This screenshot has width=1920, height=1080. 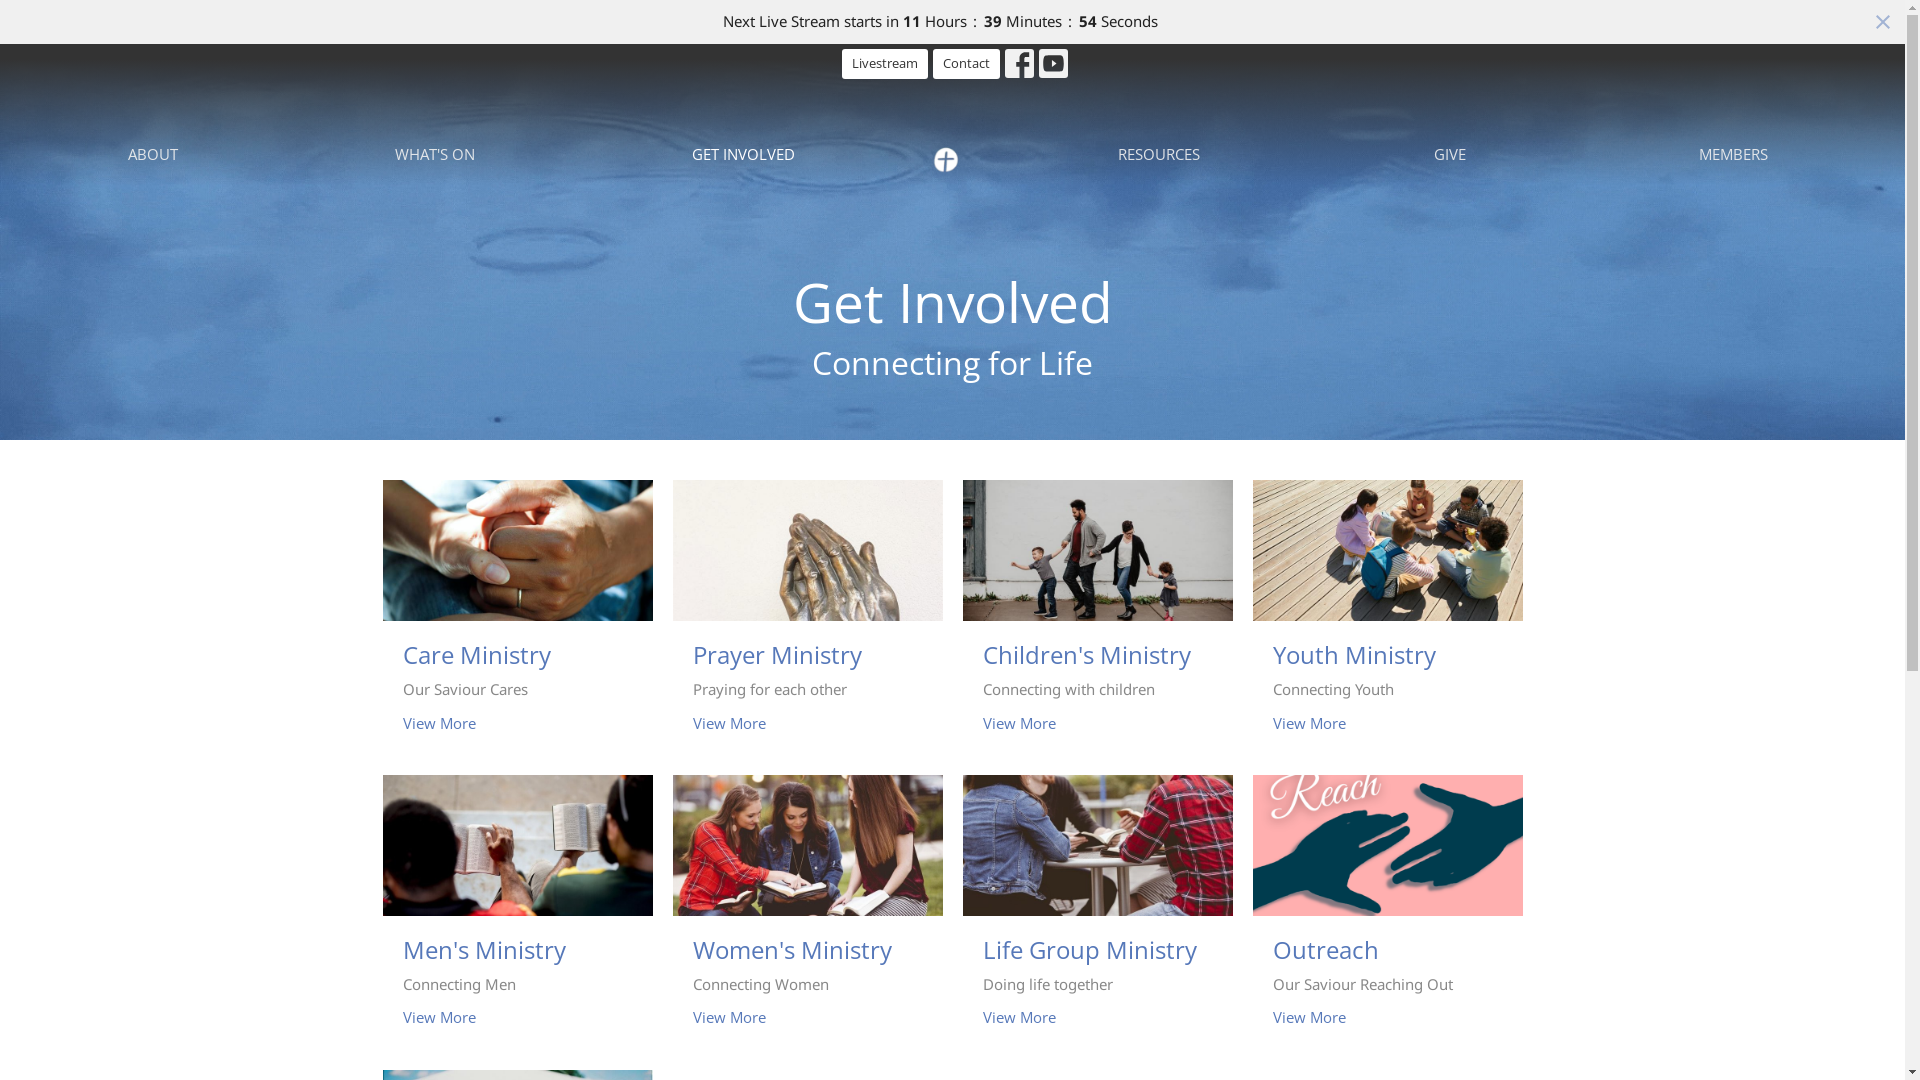 I want to click on 'Children's Ministry, so click(x=1096, y=616).